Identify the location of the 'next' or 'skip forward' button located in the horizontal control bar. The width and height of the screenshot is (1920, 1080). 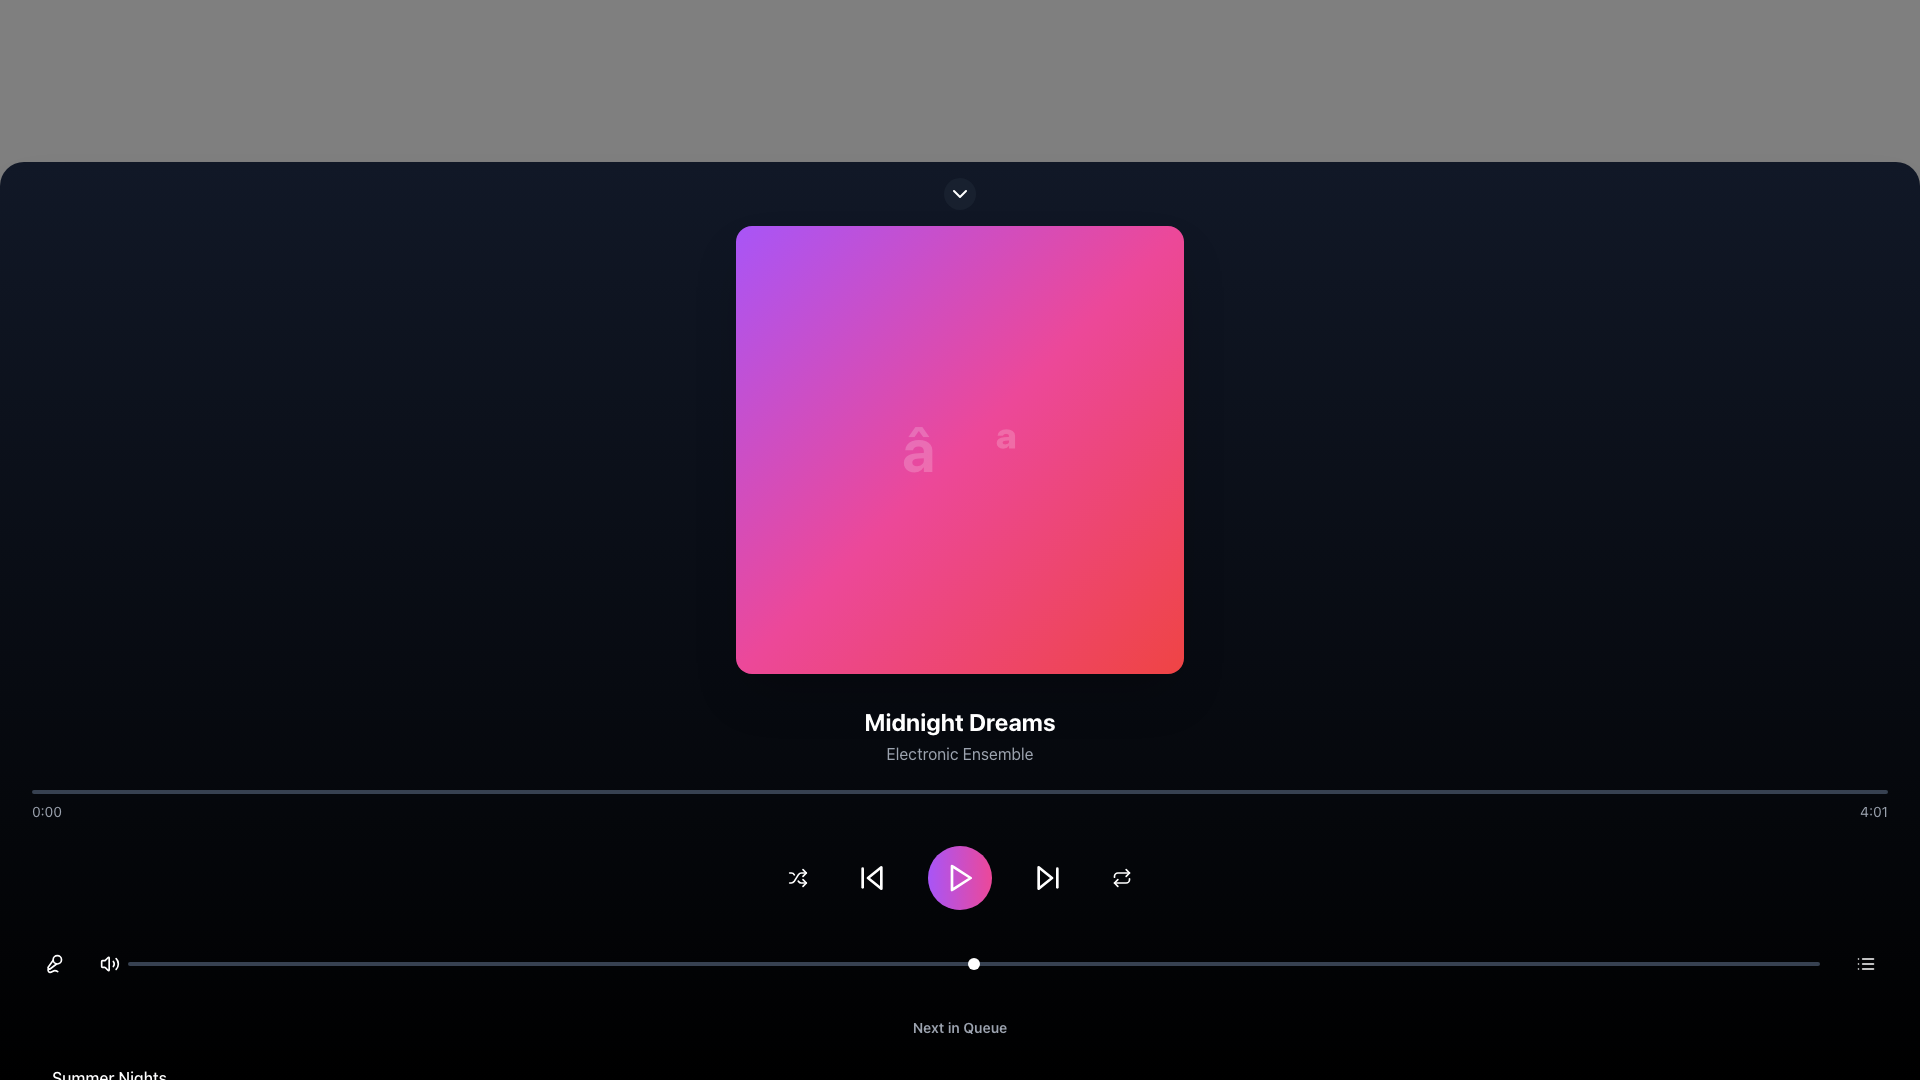
(1044, 877).